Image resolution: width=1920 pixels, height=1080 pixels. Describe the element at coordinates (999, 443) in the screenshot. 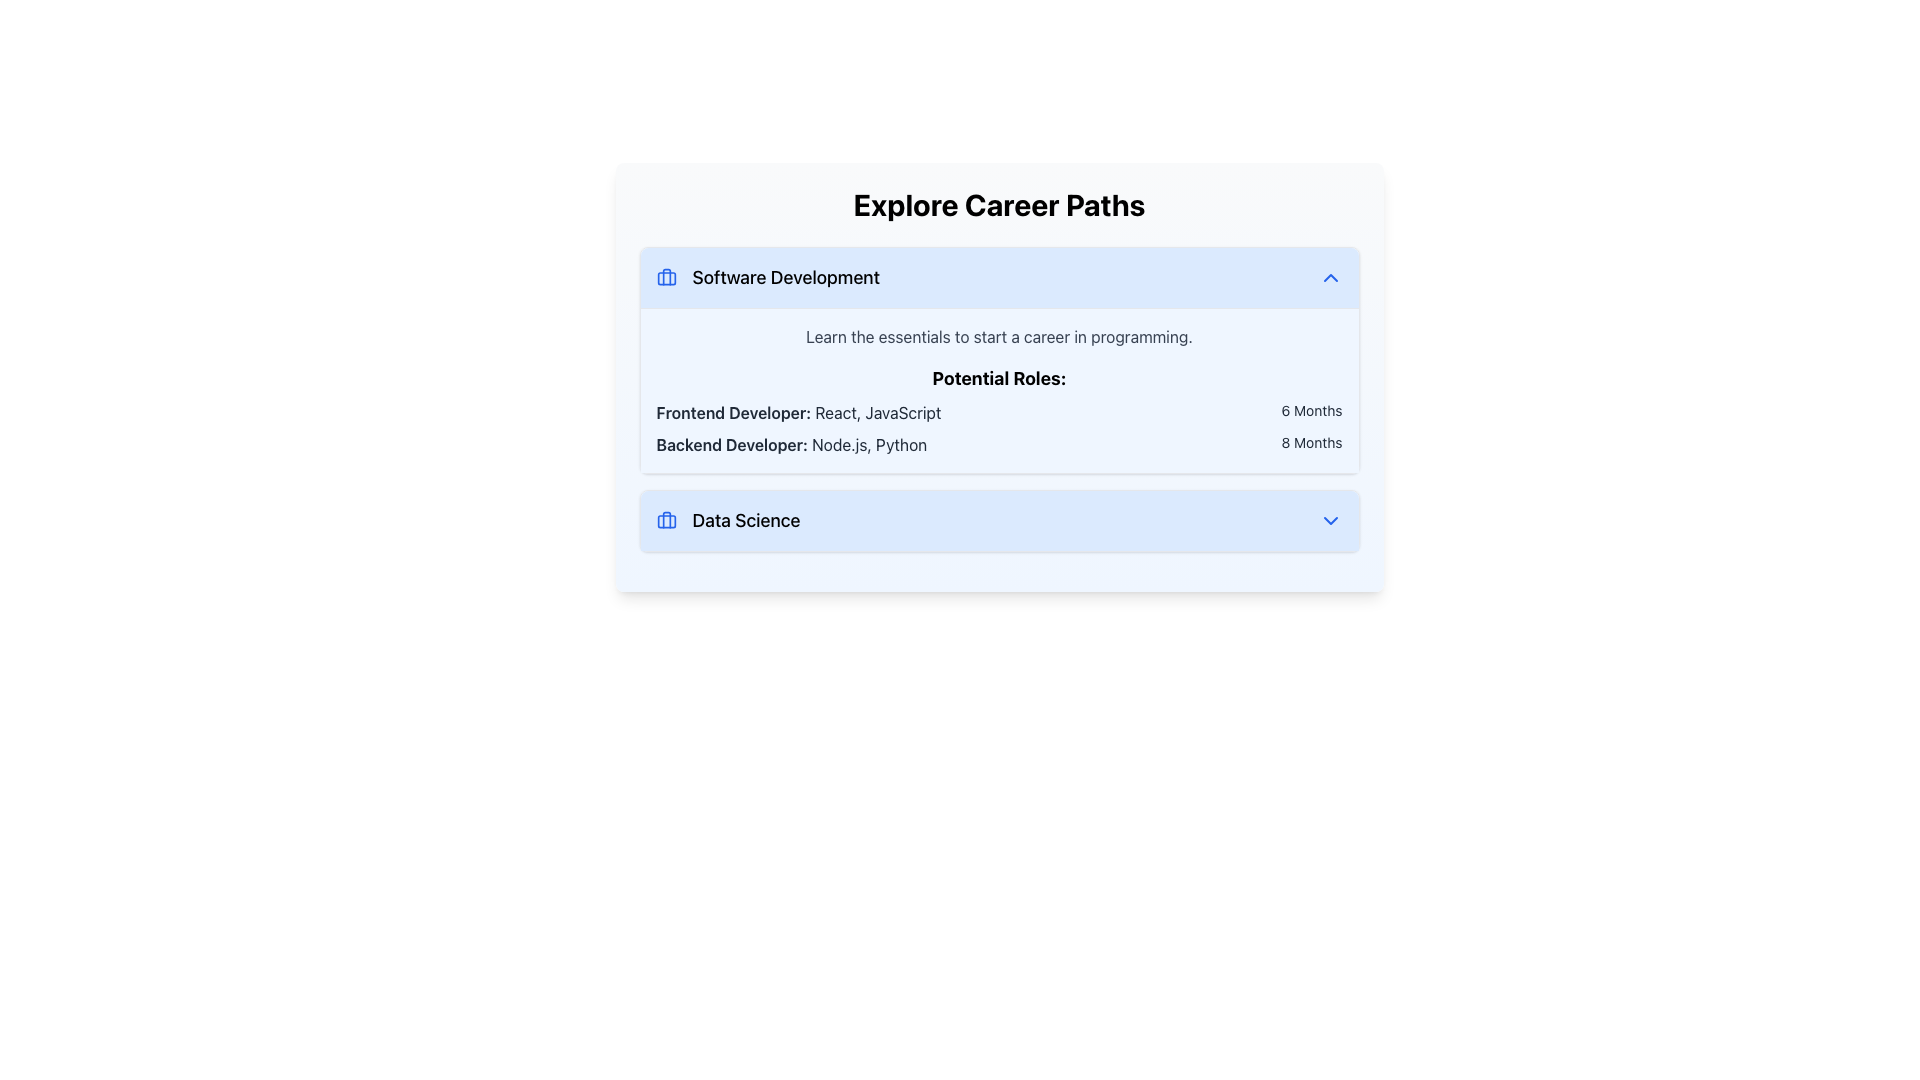

I see `the second list item in the 'Potential Roles' section of 'Software Development' category that displays career information about the role following 'Frontend Developer: React, JavaScript'` at that location.